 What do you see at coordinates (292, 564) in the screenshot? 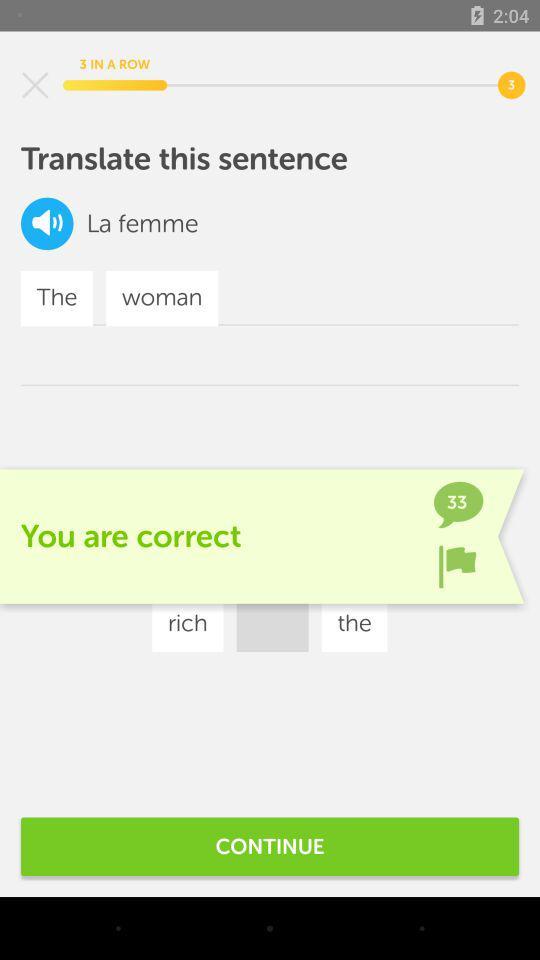
I see `item next to the woman` at bounding box center [292, 564].